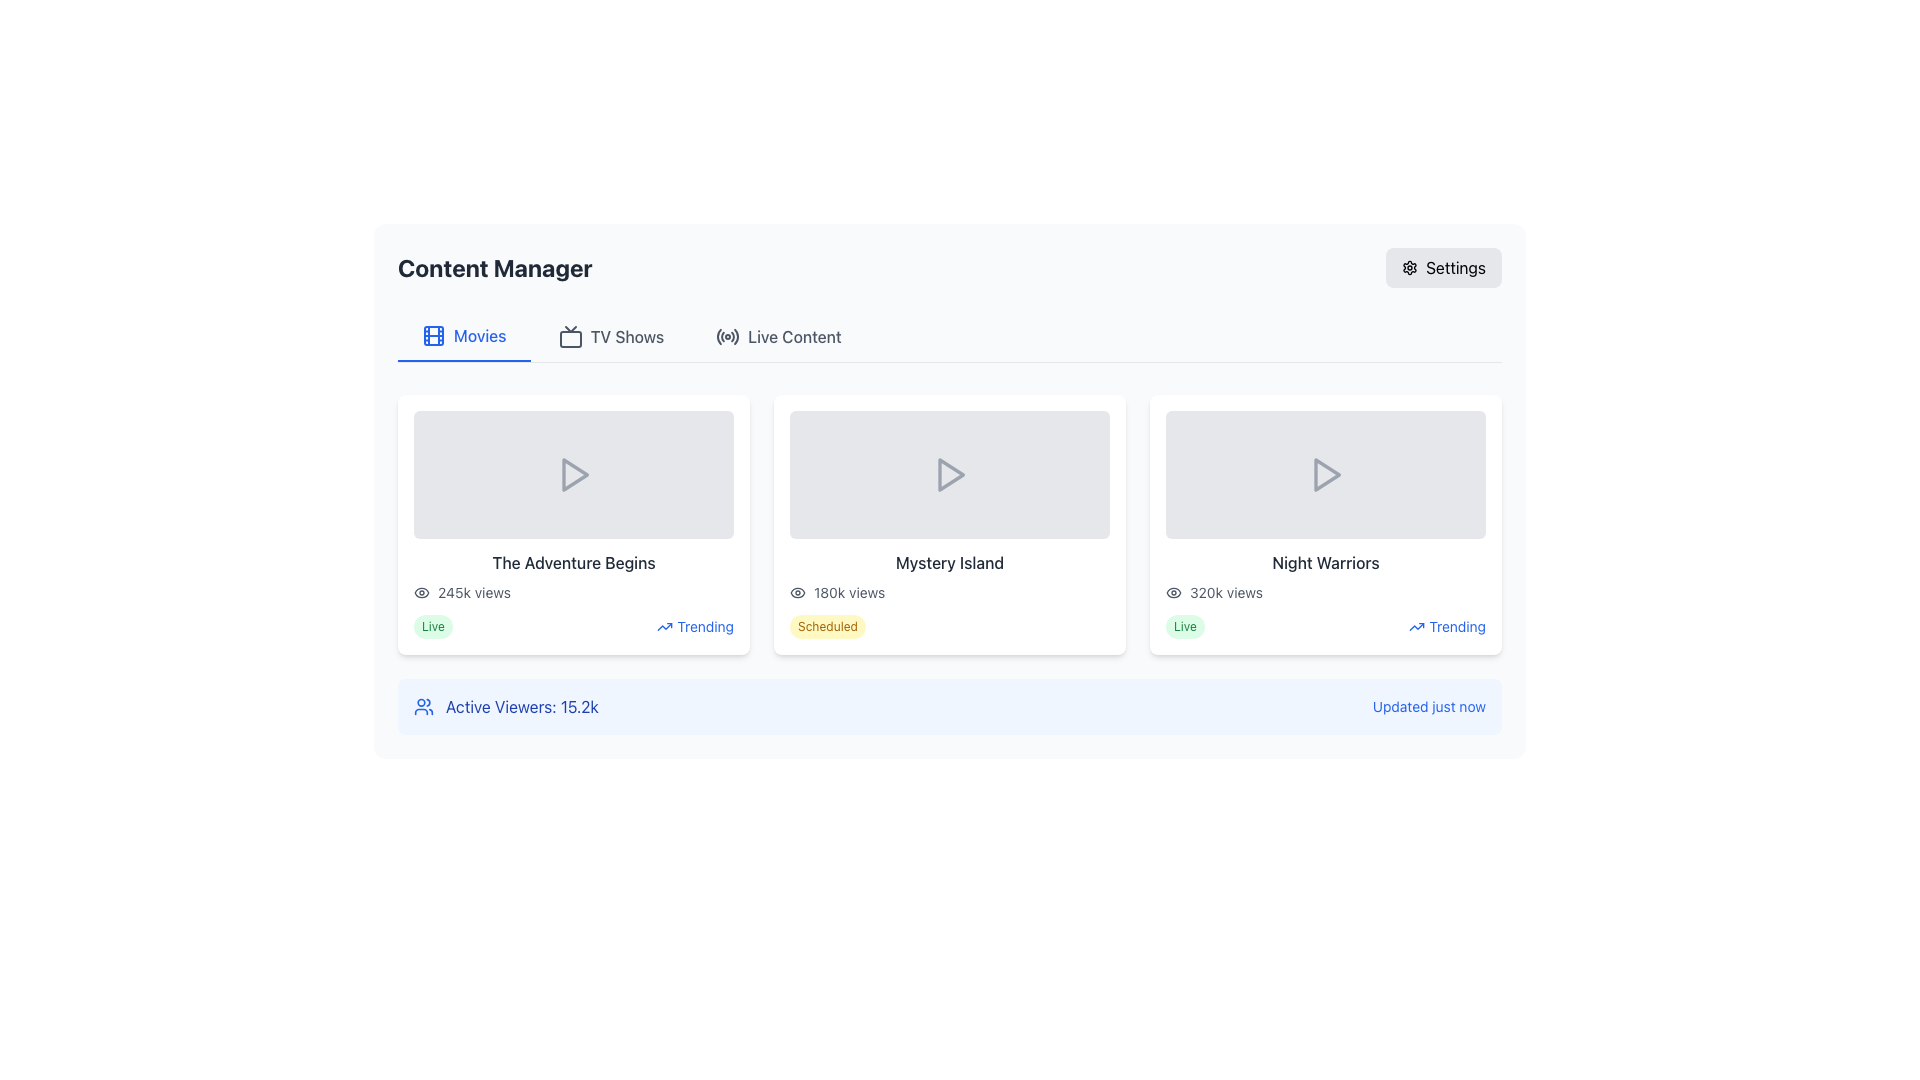 This screenshot has height=1080, width=1920. What do you see at coordinates (1428, 705) in the screenshot?
I see `text from the Text Label that indicates the last refresh time or status update, which is positioned right after 'Active Viewers: 15.2k'` at bounding box center [1428, 705].